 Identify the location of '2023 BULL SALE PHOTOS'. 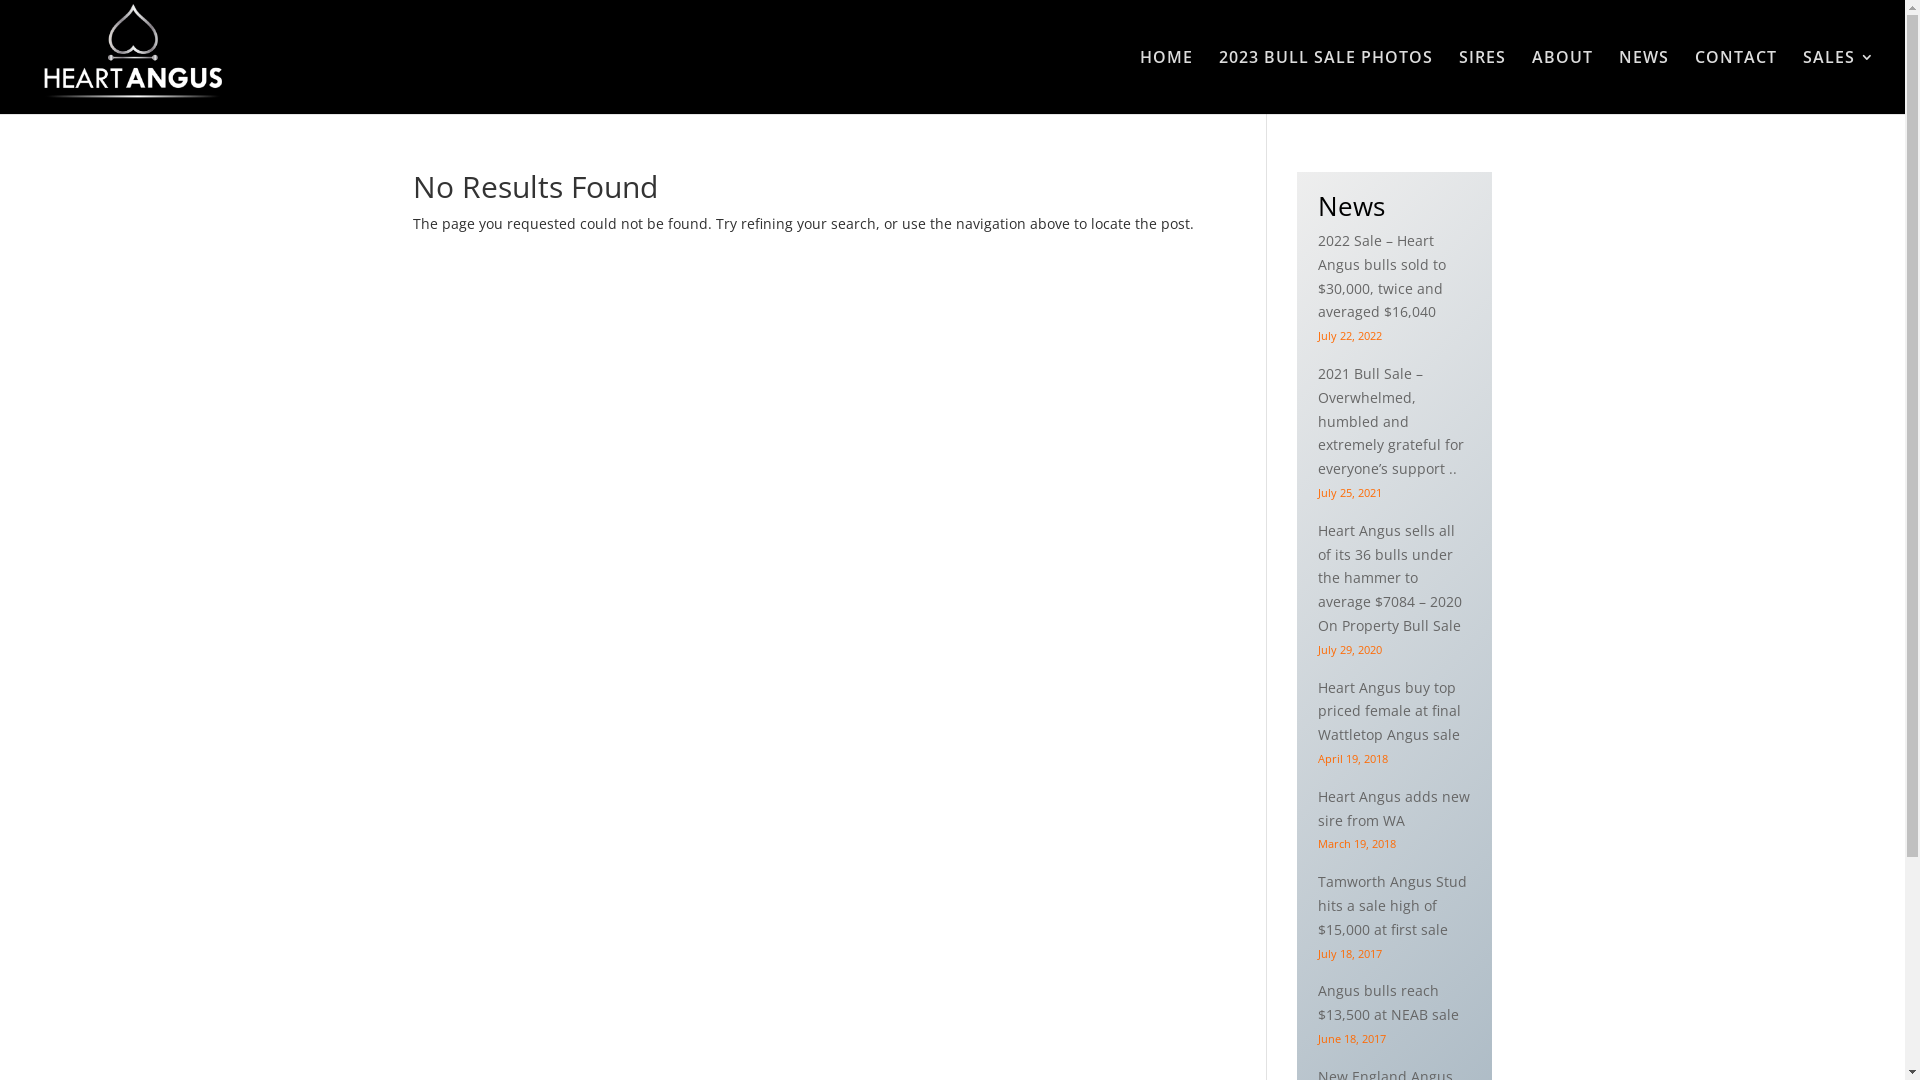
(1325, 80).